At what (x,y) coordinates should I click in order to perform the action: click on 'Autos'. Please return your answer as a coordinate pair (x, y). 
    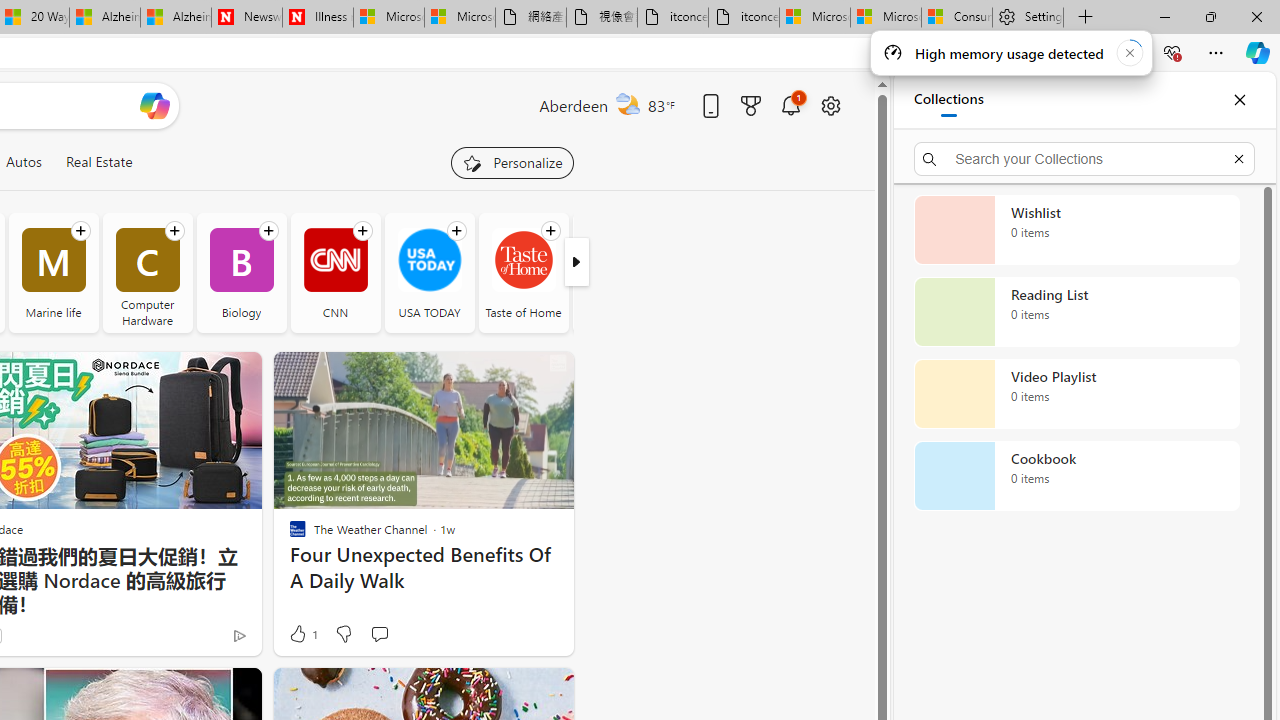
    Looking at the image, I should click on (23, 161).